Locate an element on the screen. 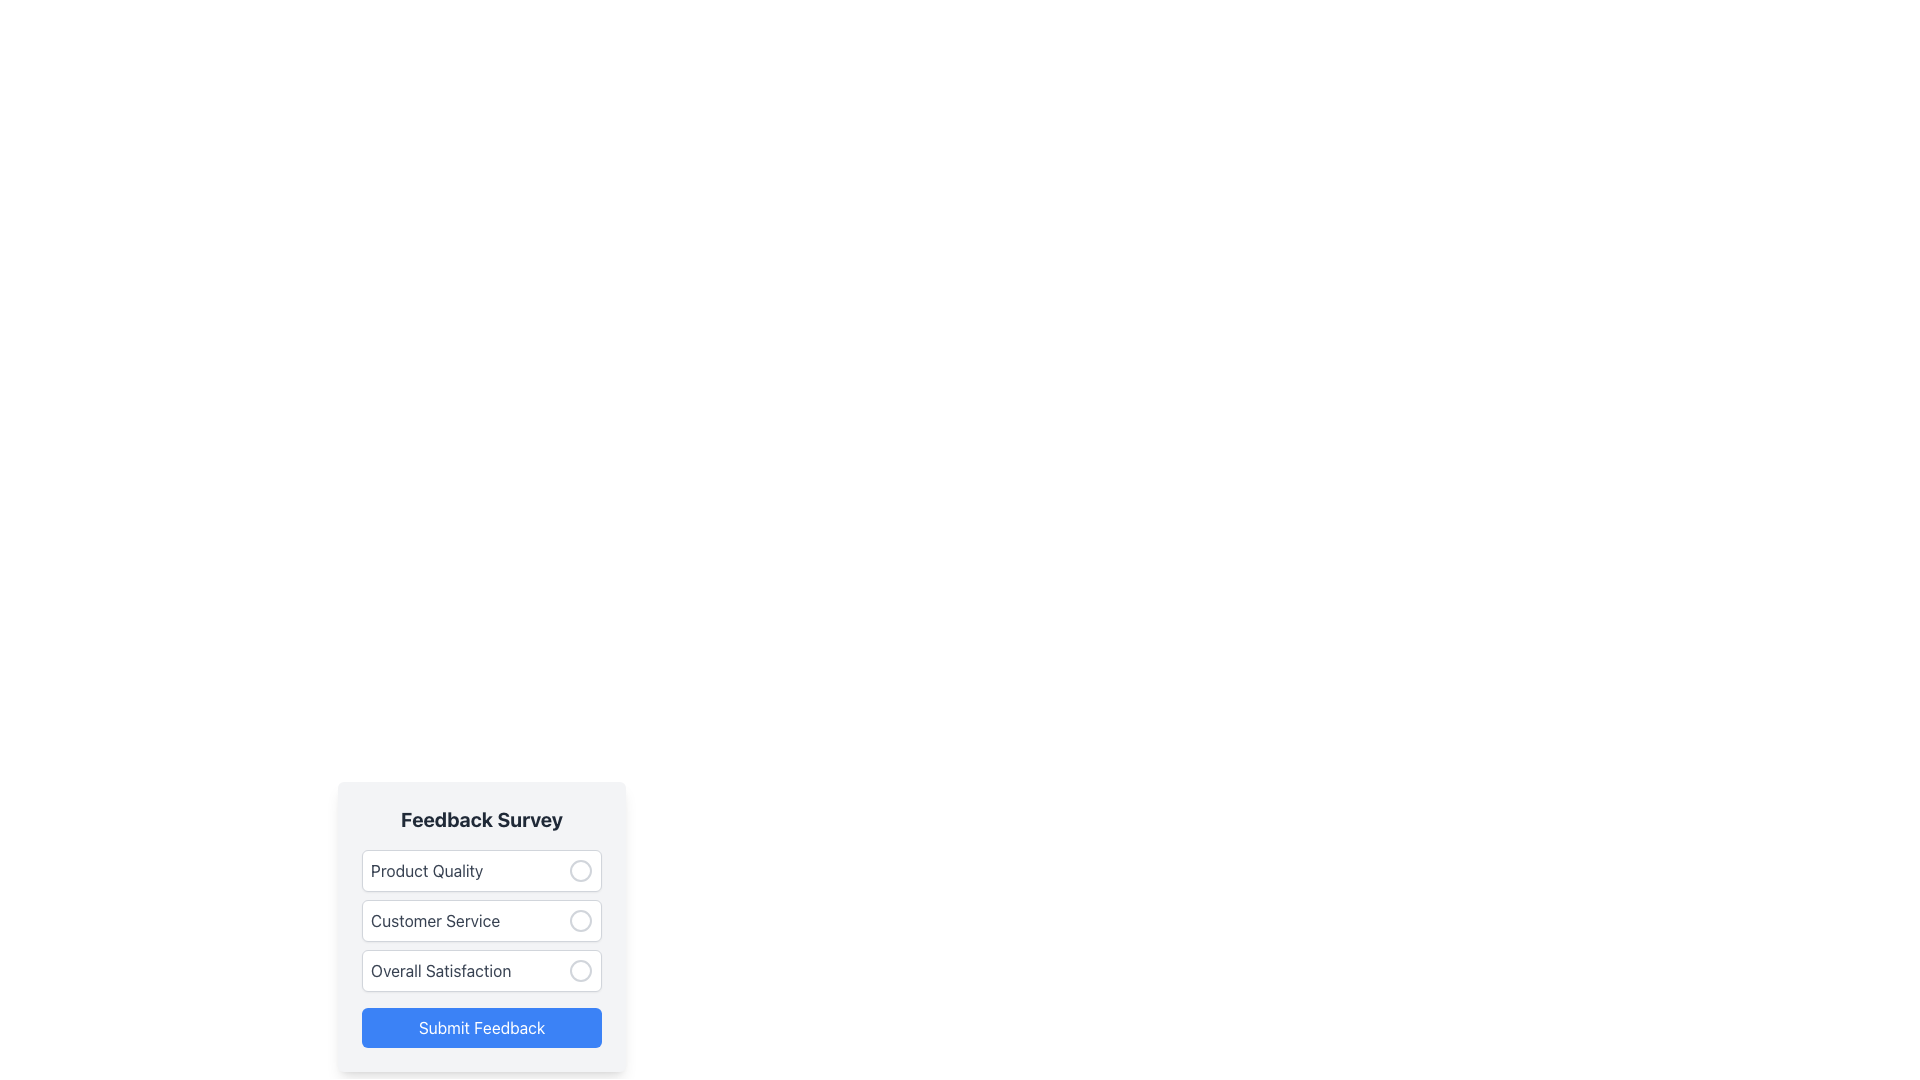 The height and width of the screenshot is (1080, 1920). label that displays 'Customer Service', which is the second entry in a vertical list within a feedback survey form is located at coordinates (434, 921).